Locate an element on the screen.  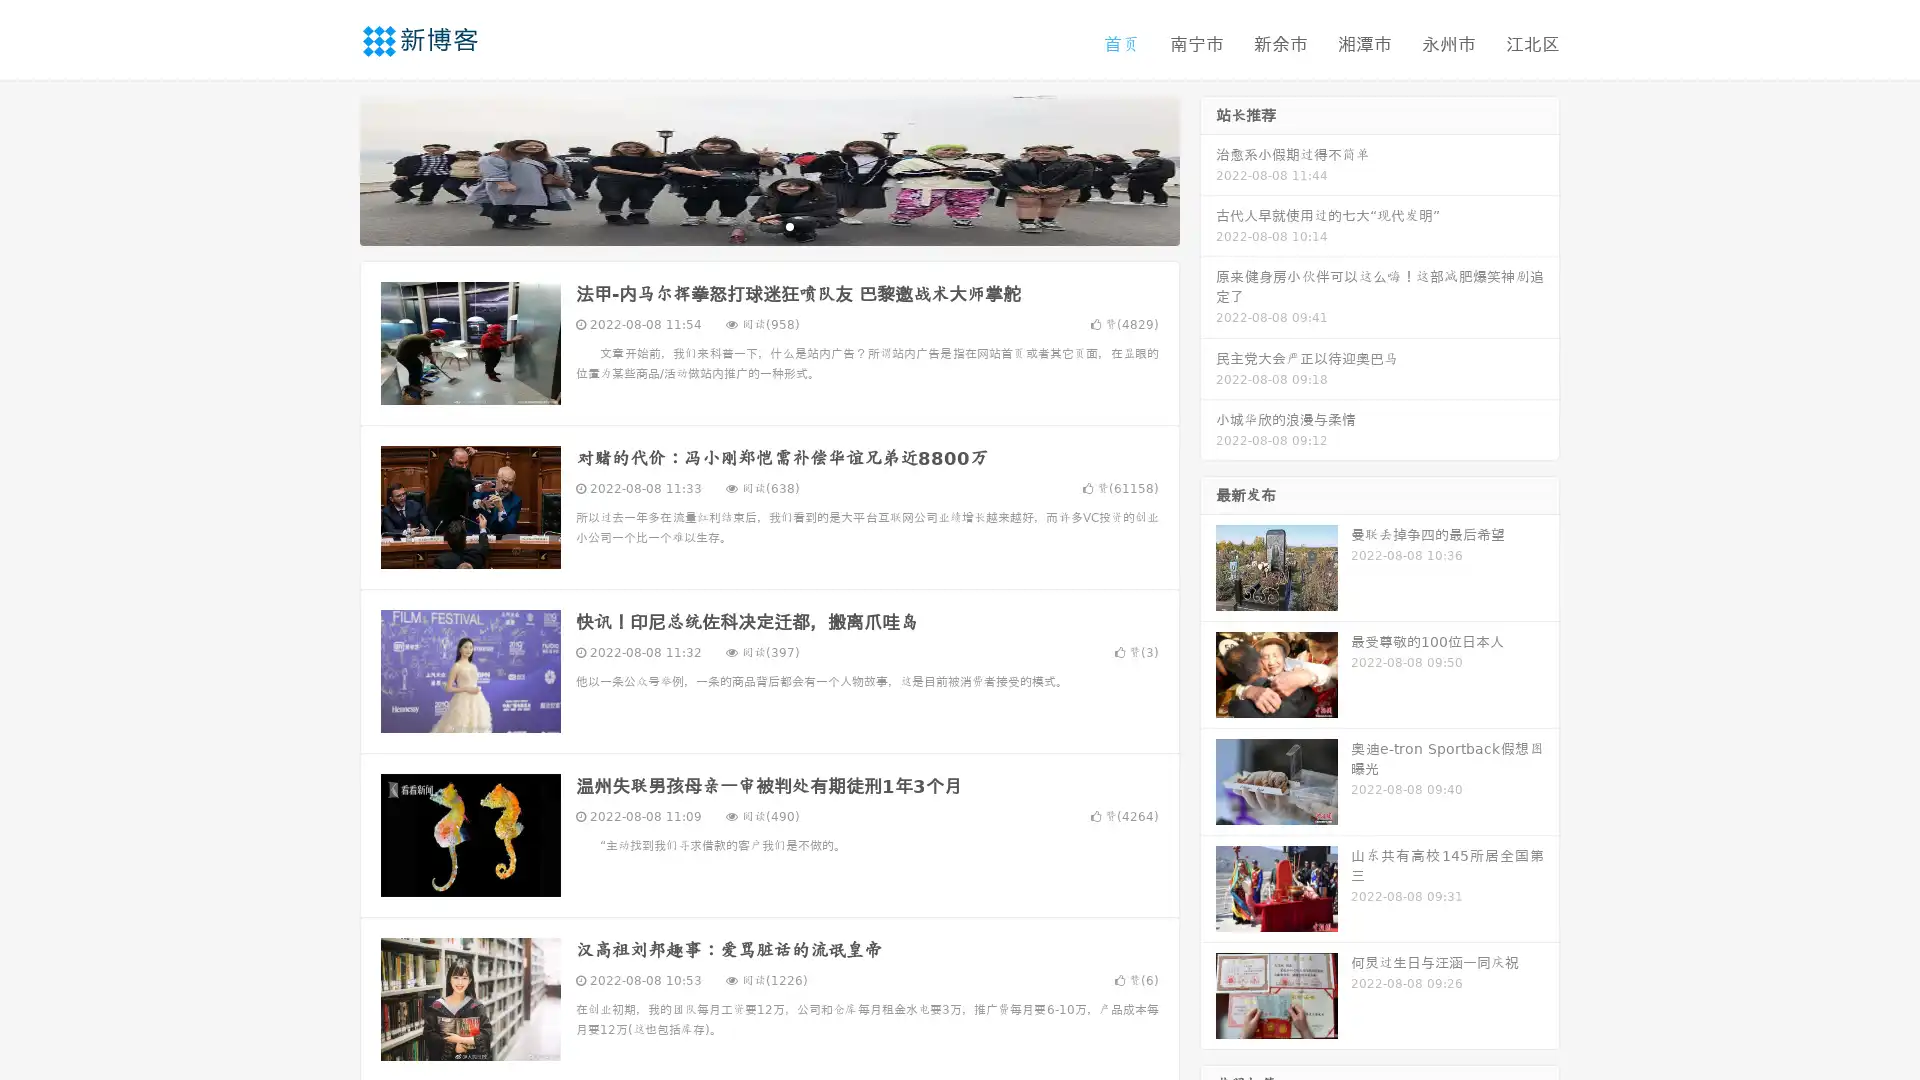
Next slide is located at coordinates (1208, 168).